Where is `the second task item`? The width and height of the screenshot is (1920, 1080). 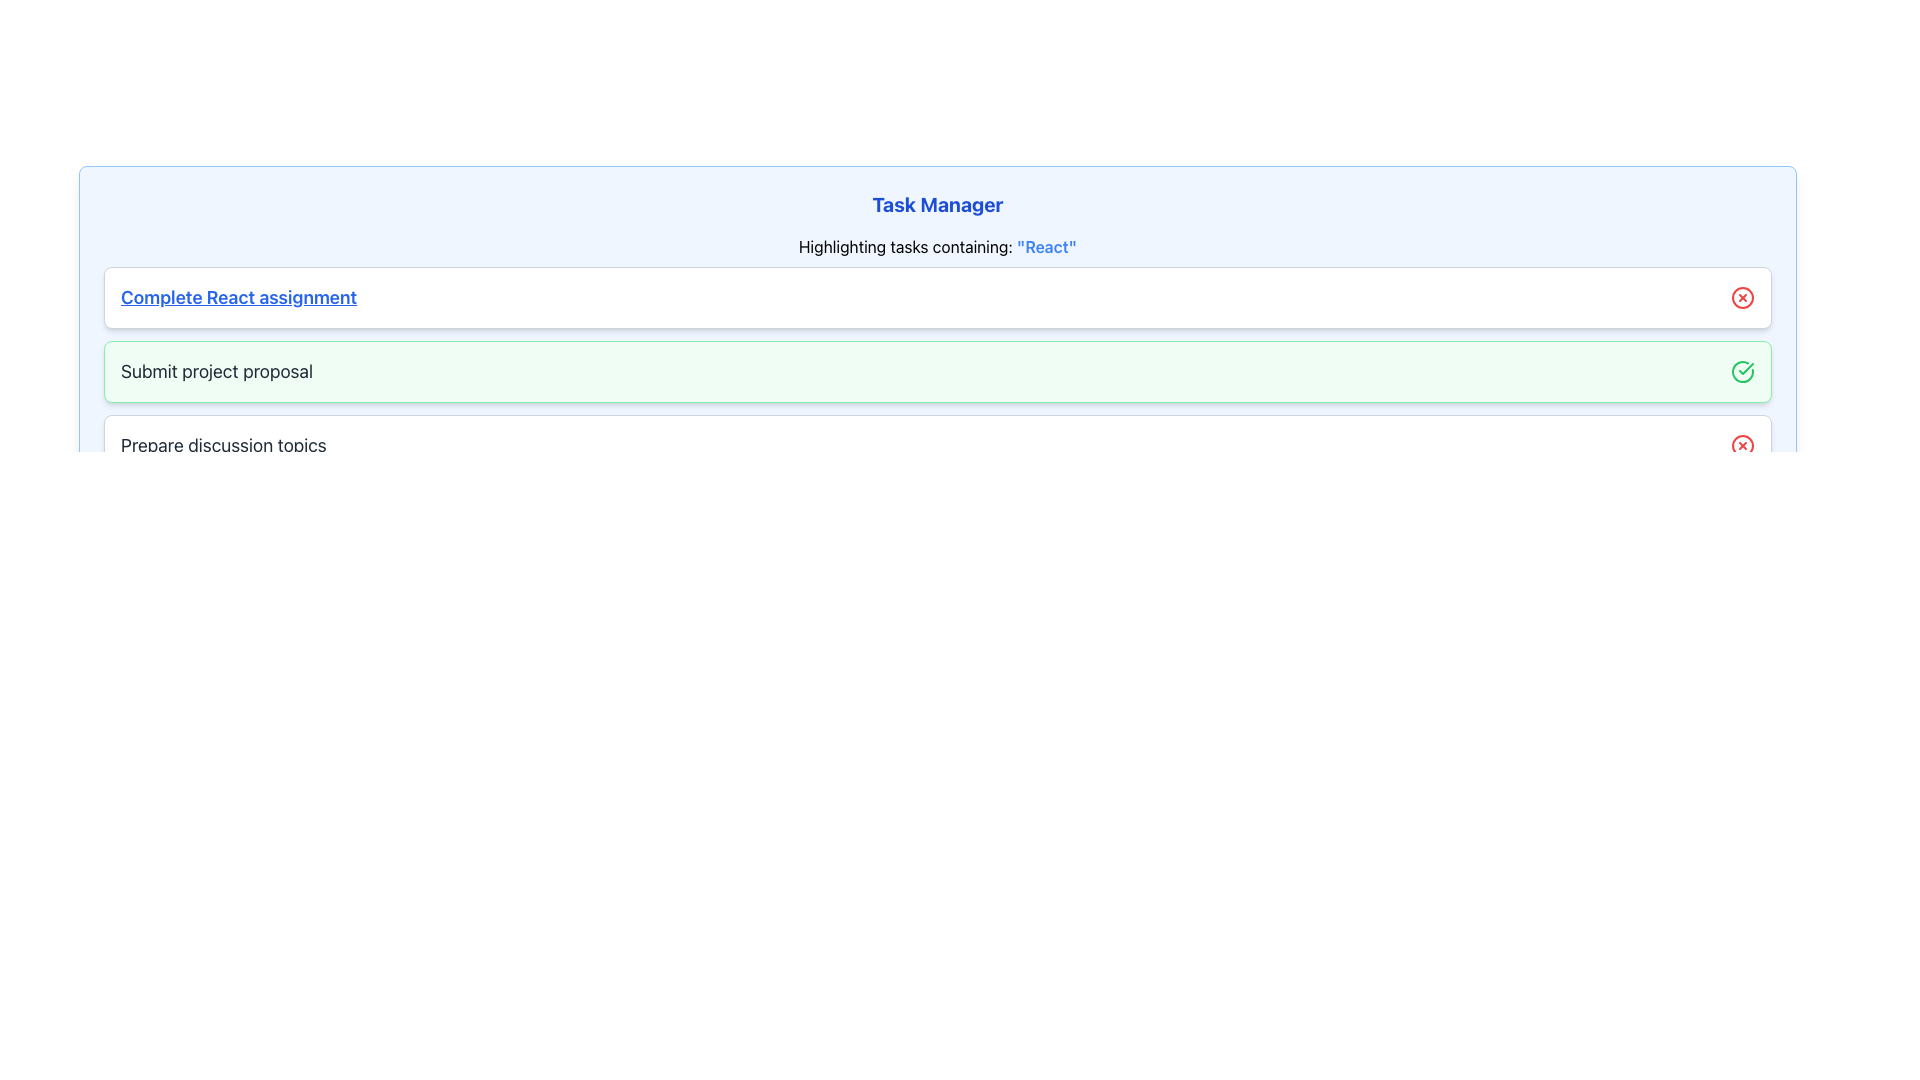 the second task item is located at coordinates (936, 371).